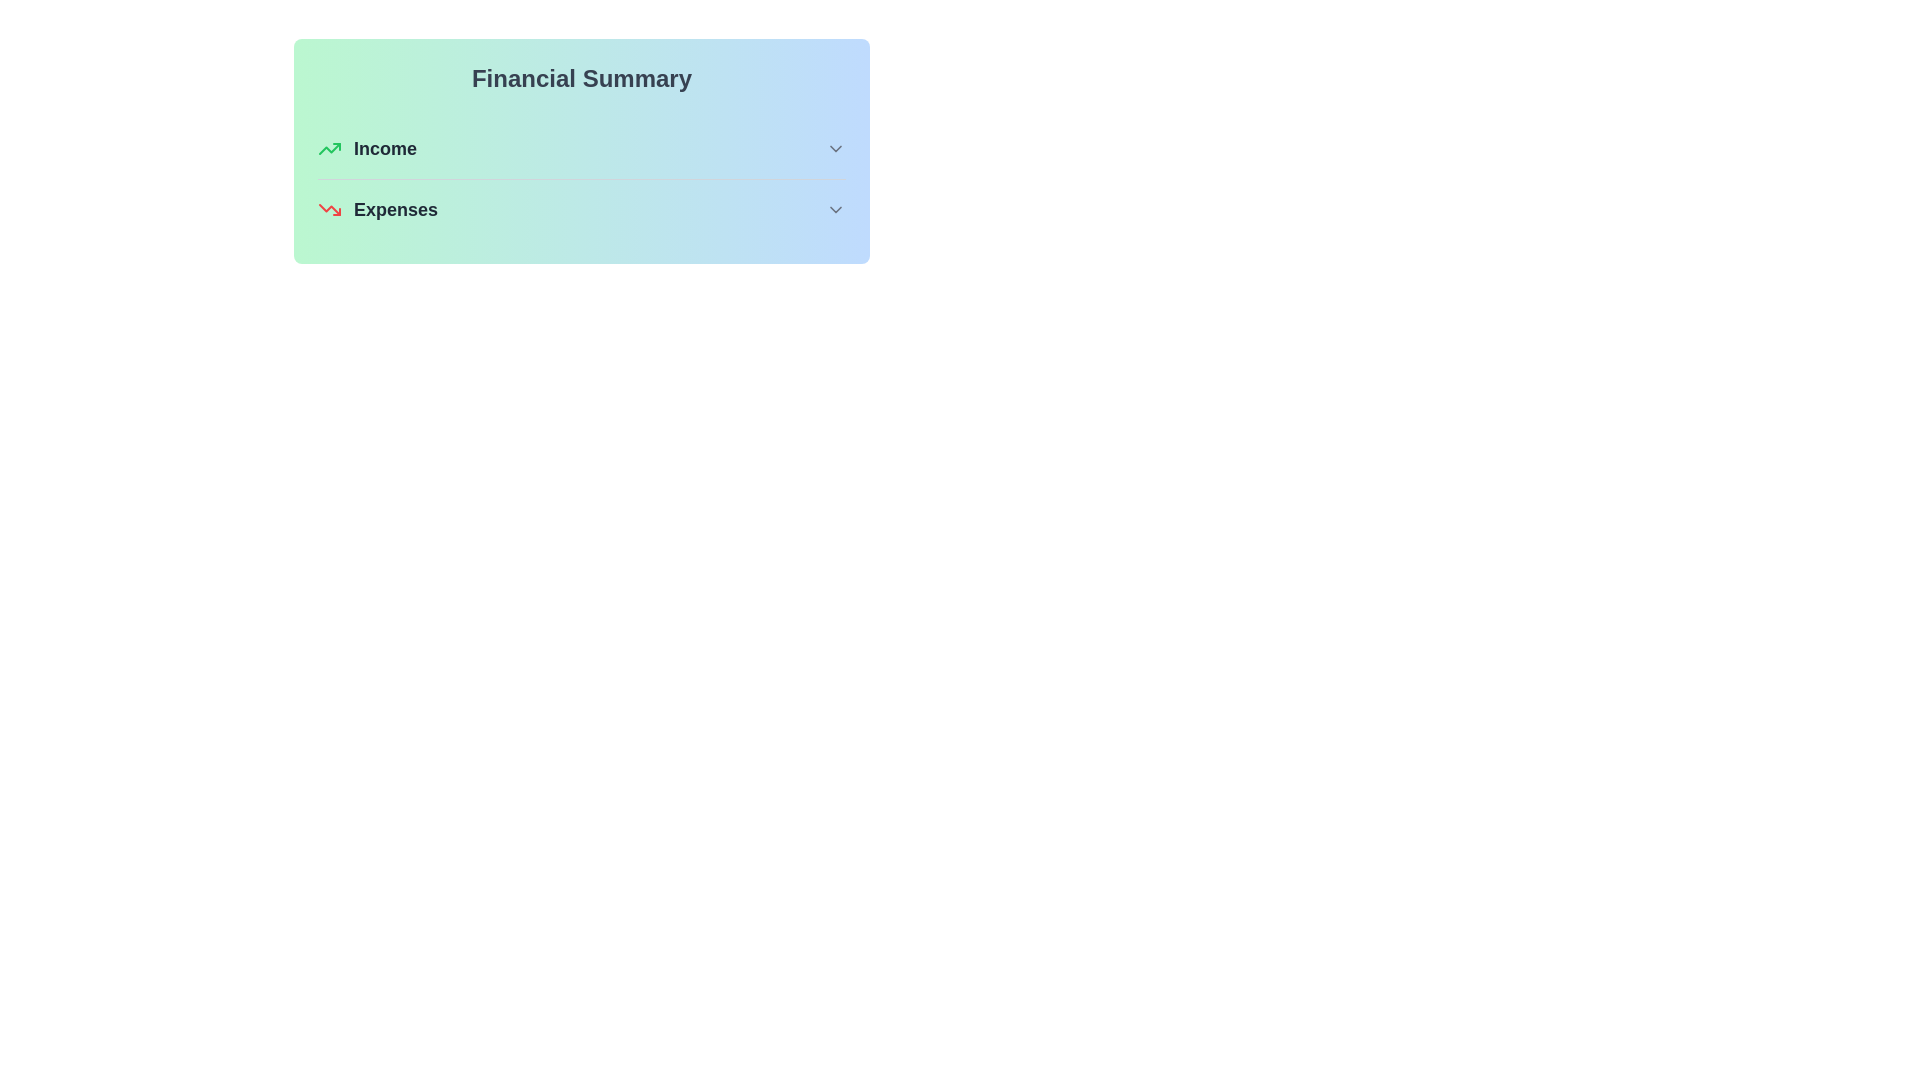  What do you see at coordinates (835, 209) in the screenshot?
I see `the Dropdown icon located to the far-right of the 'Expenses' section in the Financial Summary interface` at bounding box center [835, 209].